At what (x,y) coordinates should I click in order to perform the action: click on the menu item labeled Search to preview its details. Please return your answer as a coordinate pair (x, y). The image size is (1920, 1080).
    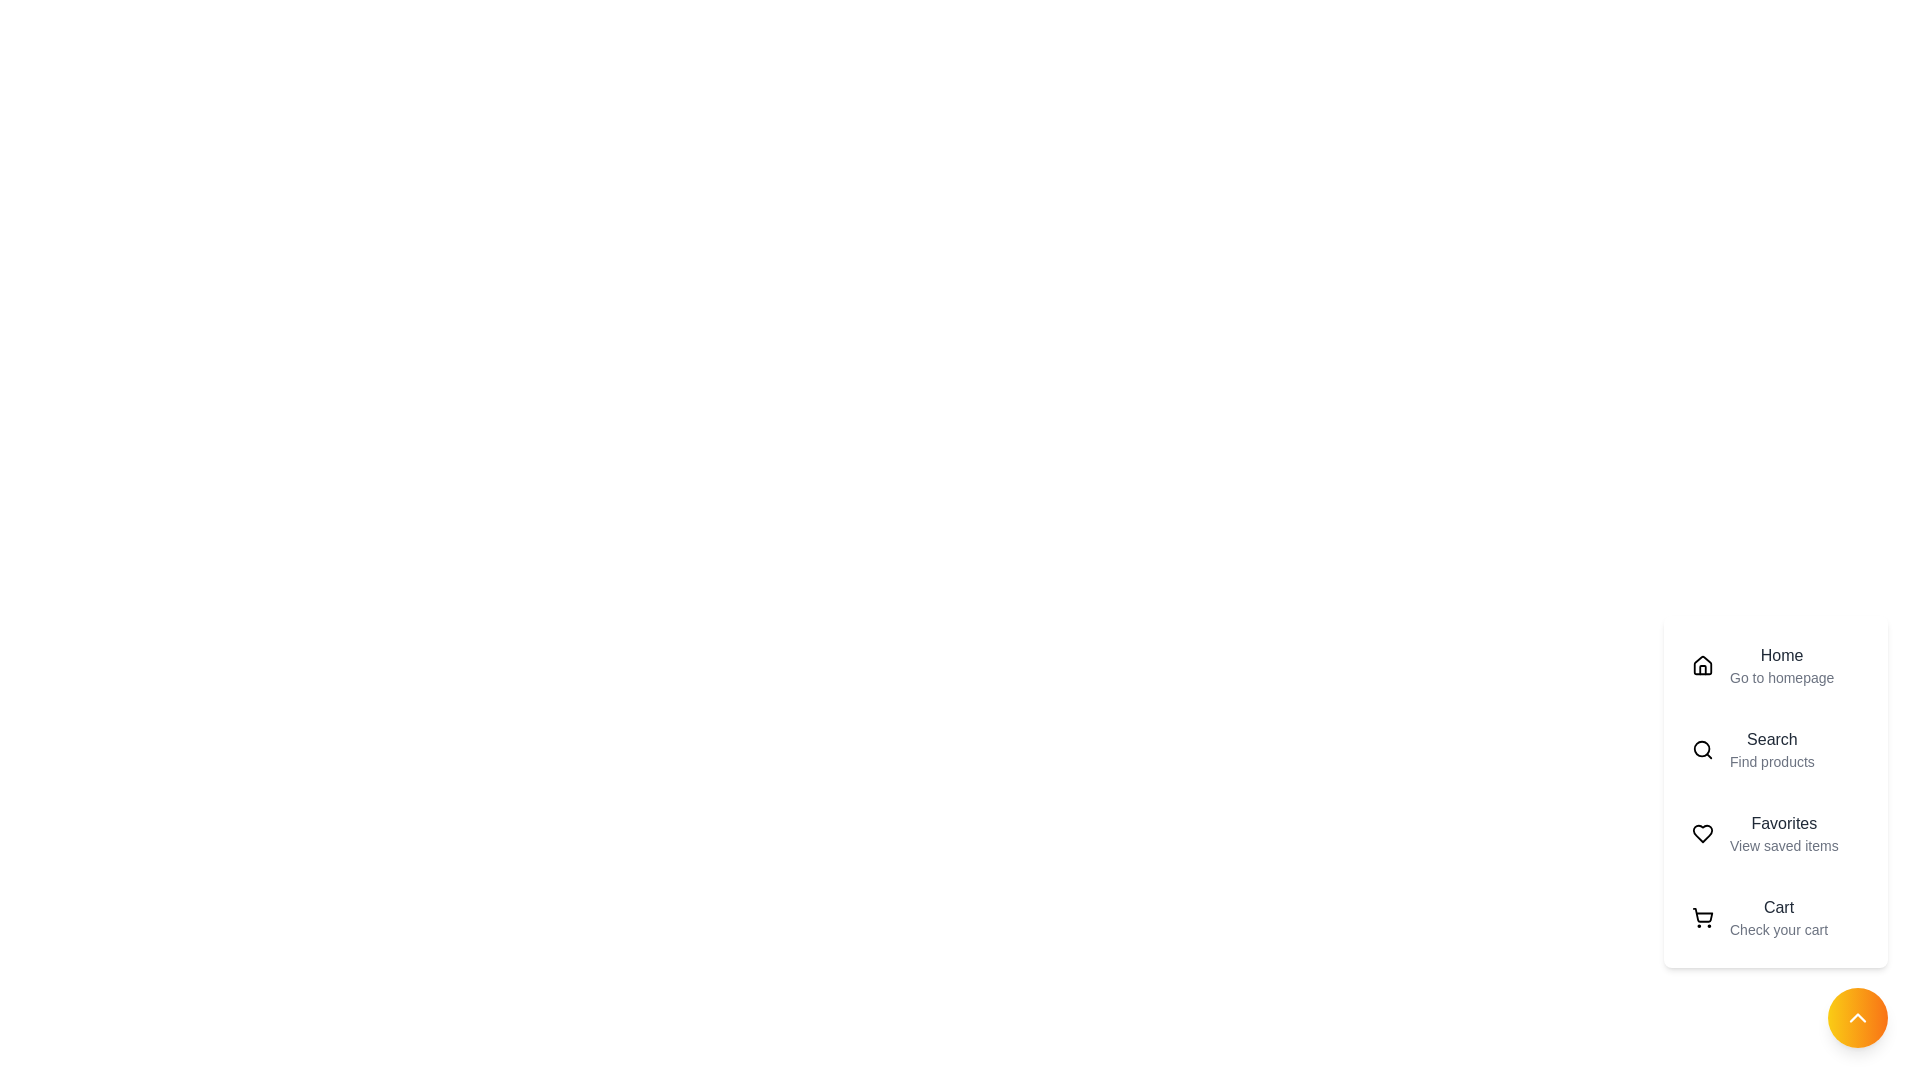
    Looking at the image, I should click on (1776, 749).